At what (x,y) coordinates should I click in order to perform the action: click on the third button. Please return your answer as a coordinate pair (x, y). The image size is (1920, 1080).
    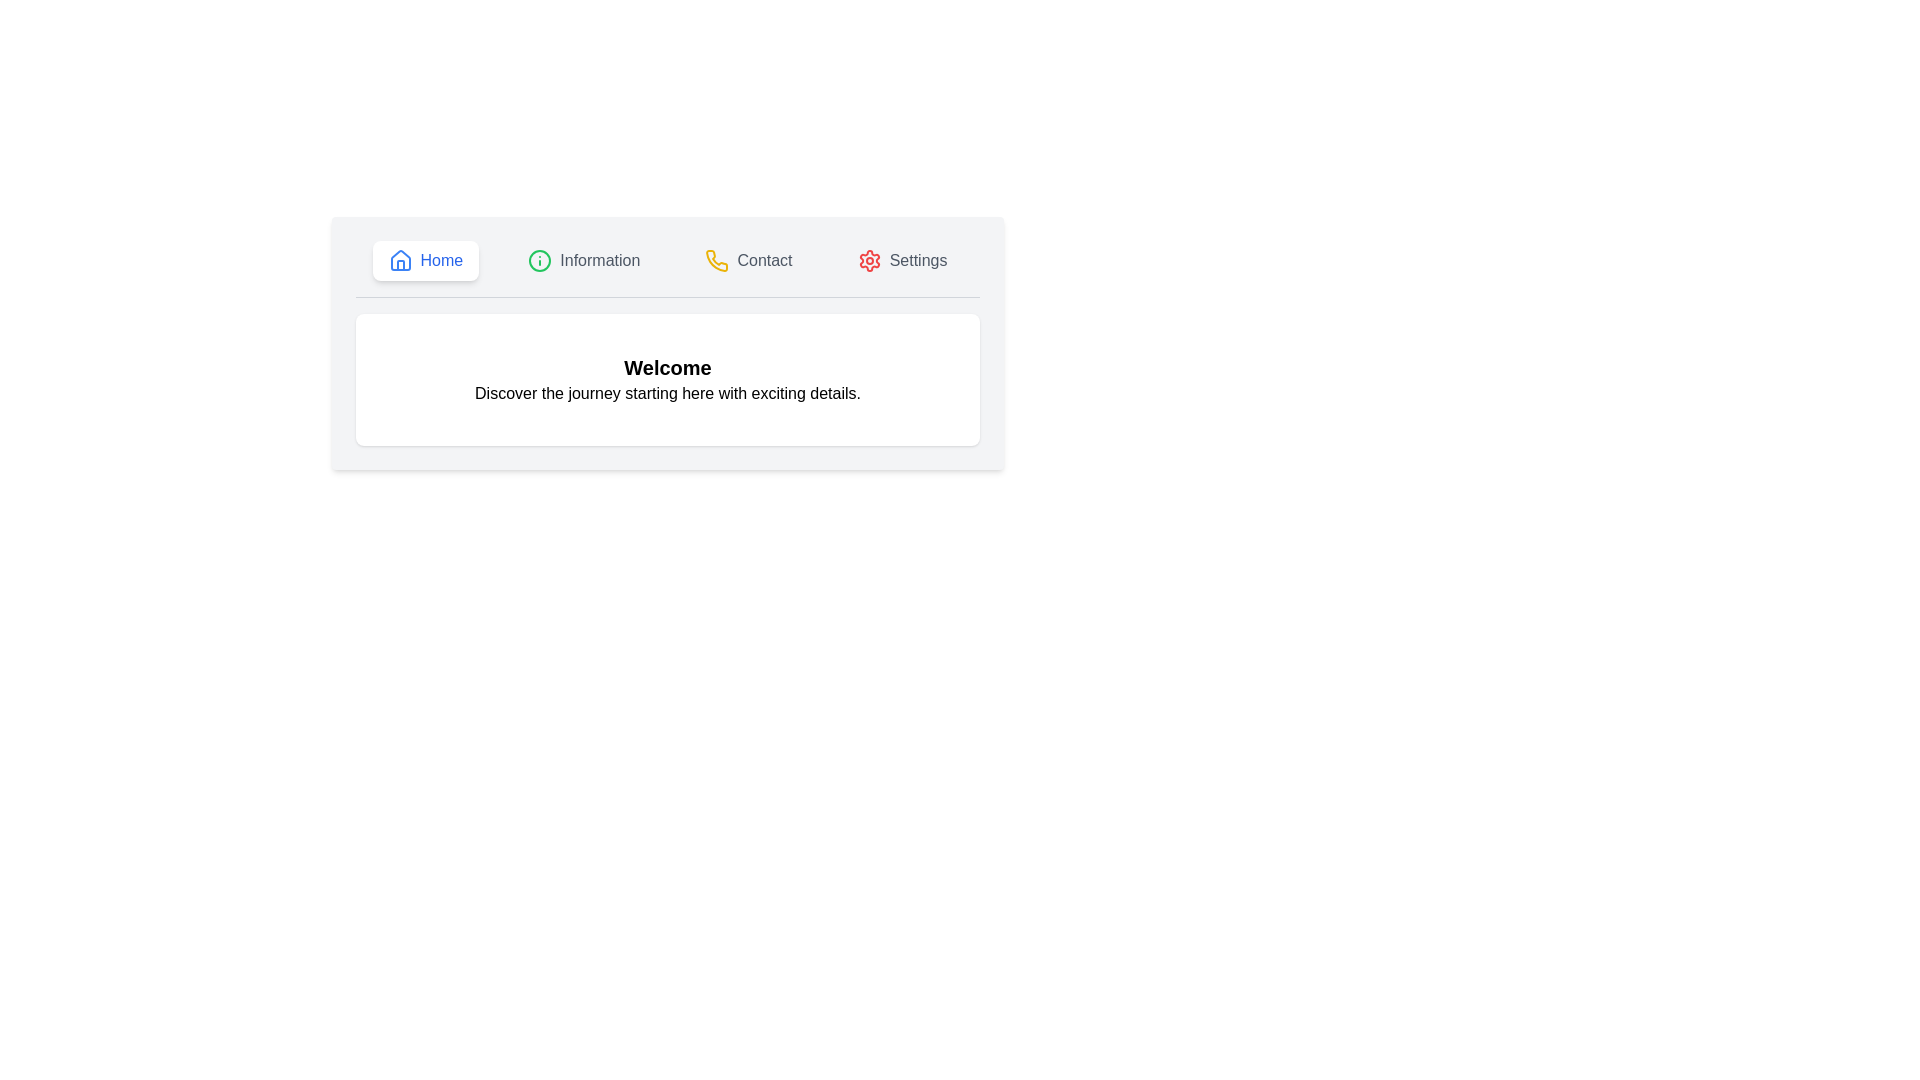
    Looking at the image, I should click on (747, 260).